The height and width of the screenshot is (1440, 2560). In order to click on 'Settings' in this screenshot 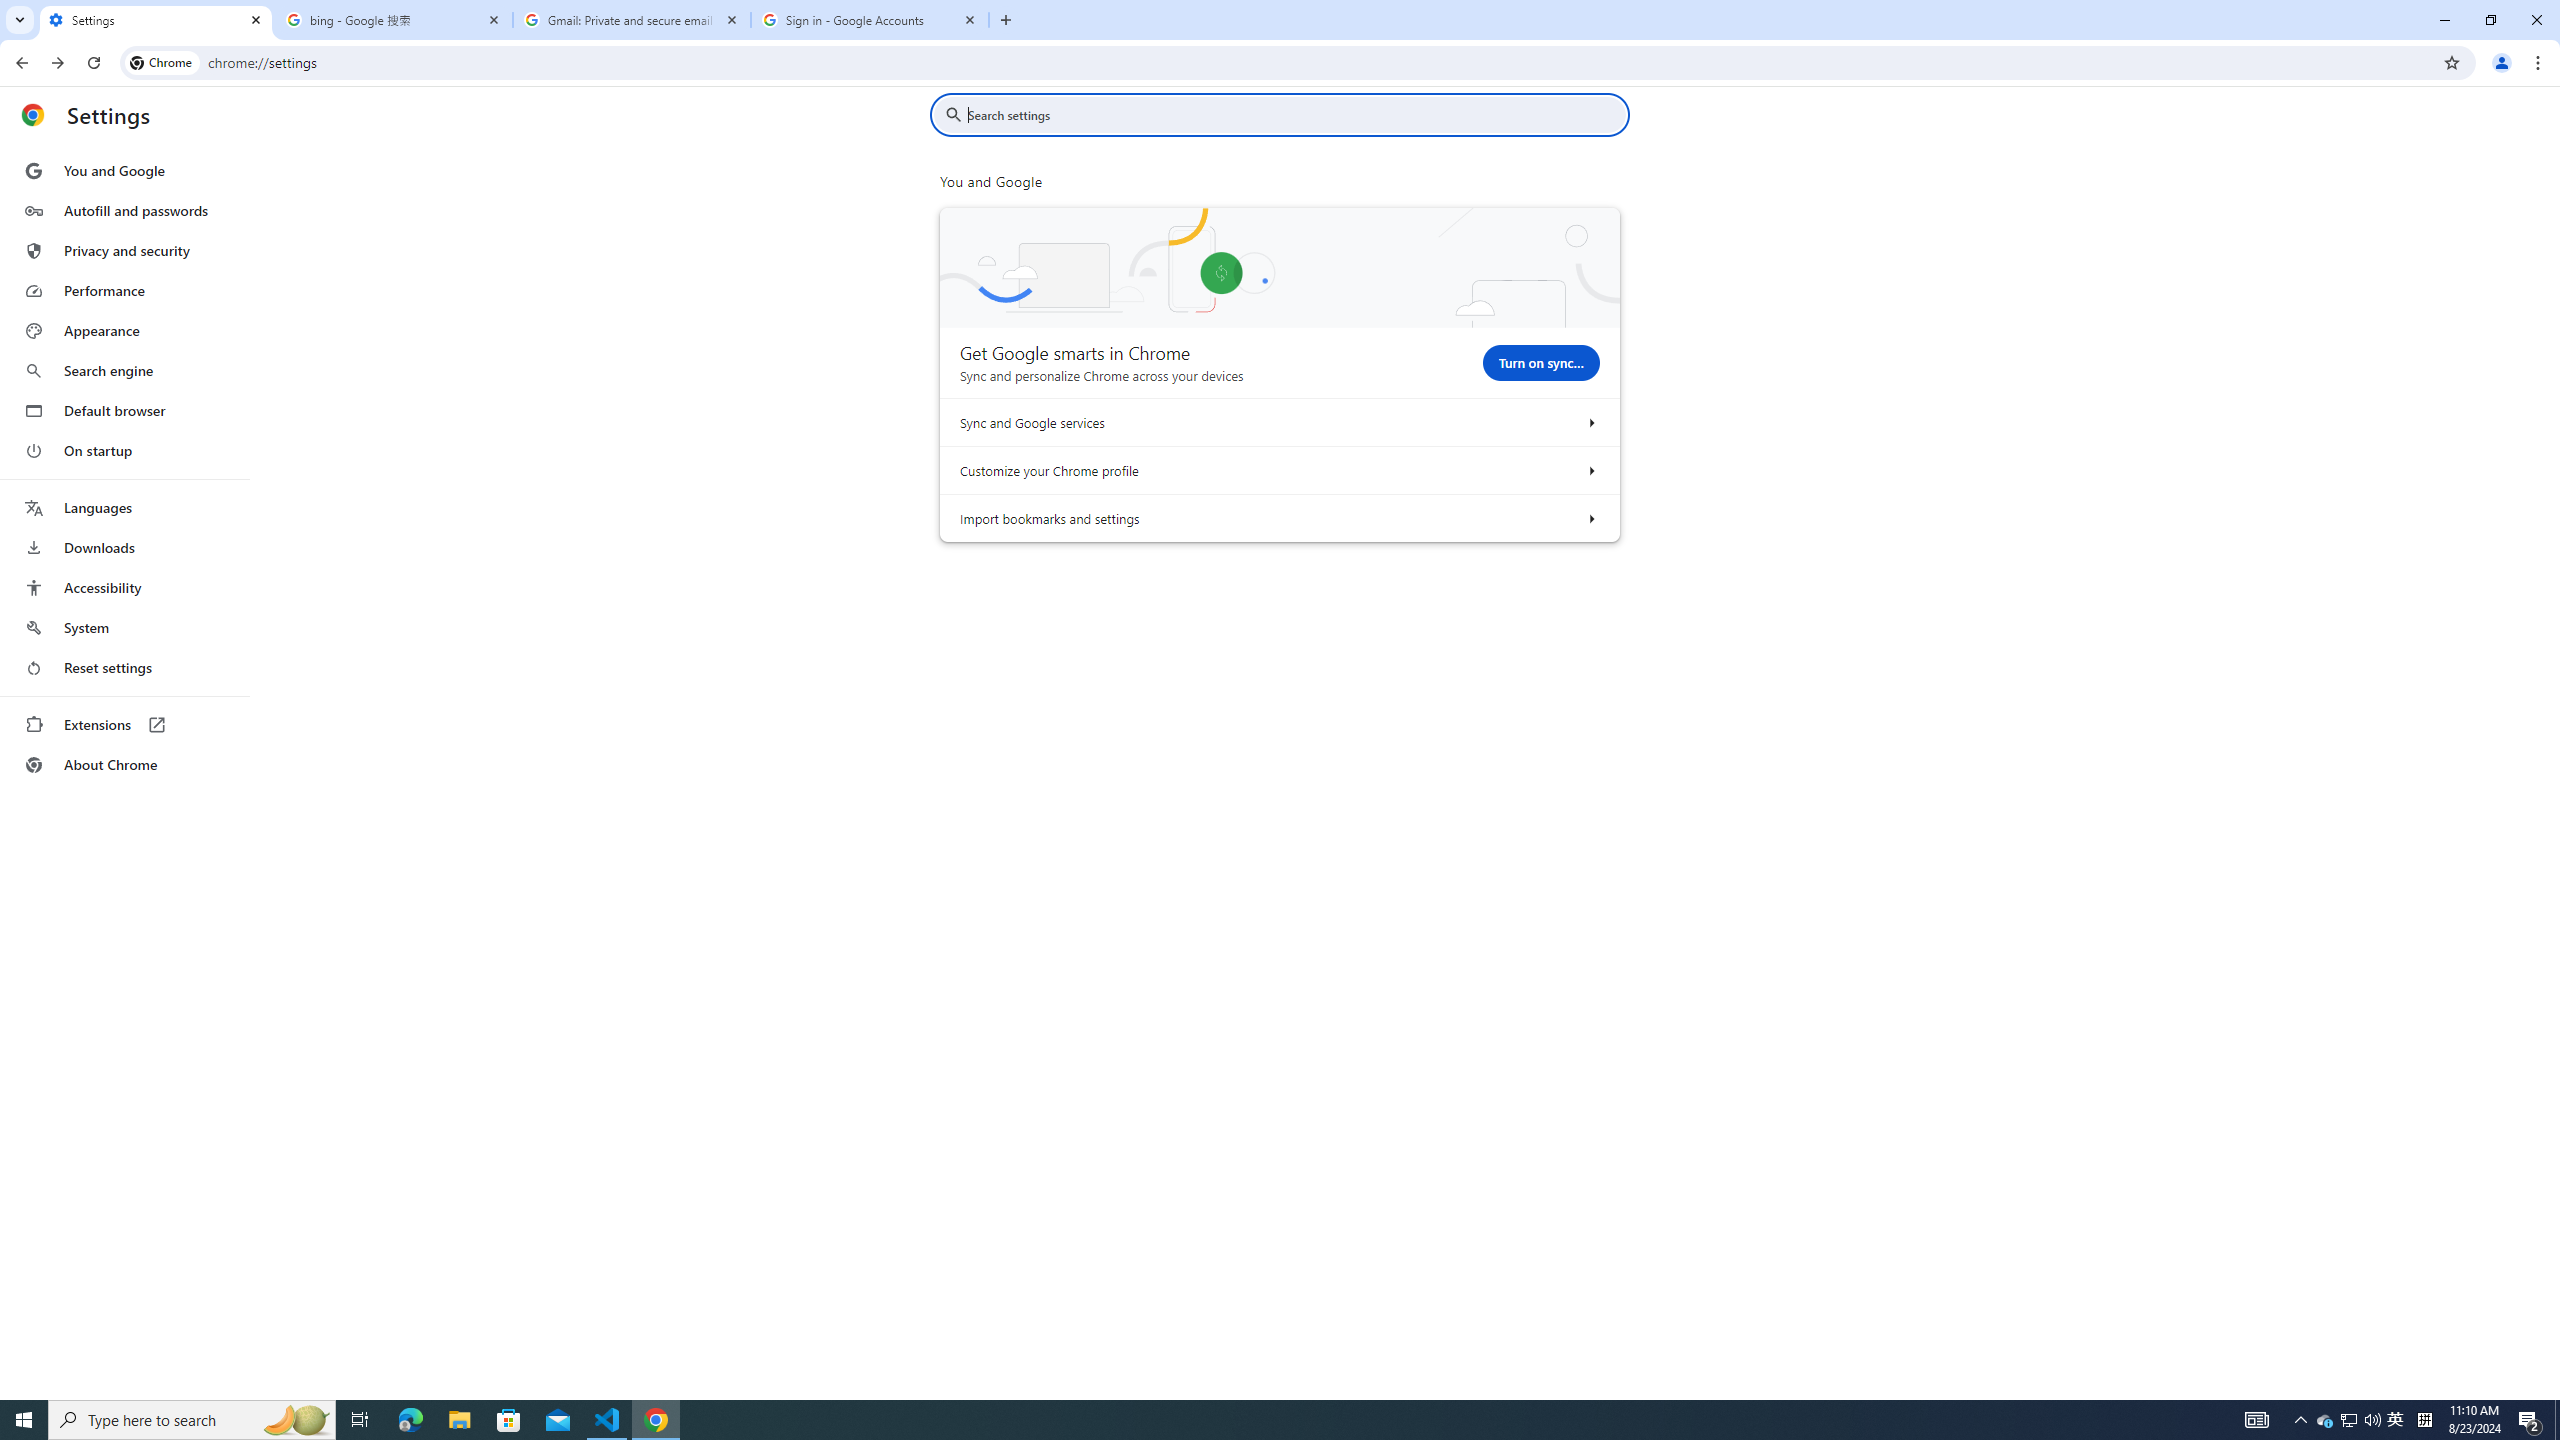, I will do `click(155, 19)`.